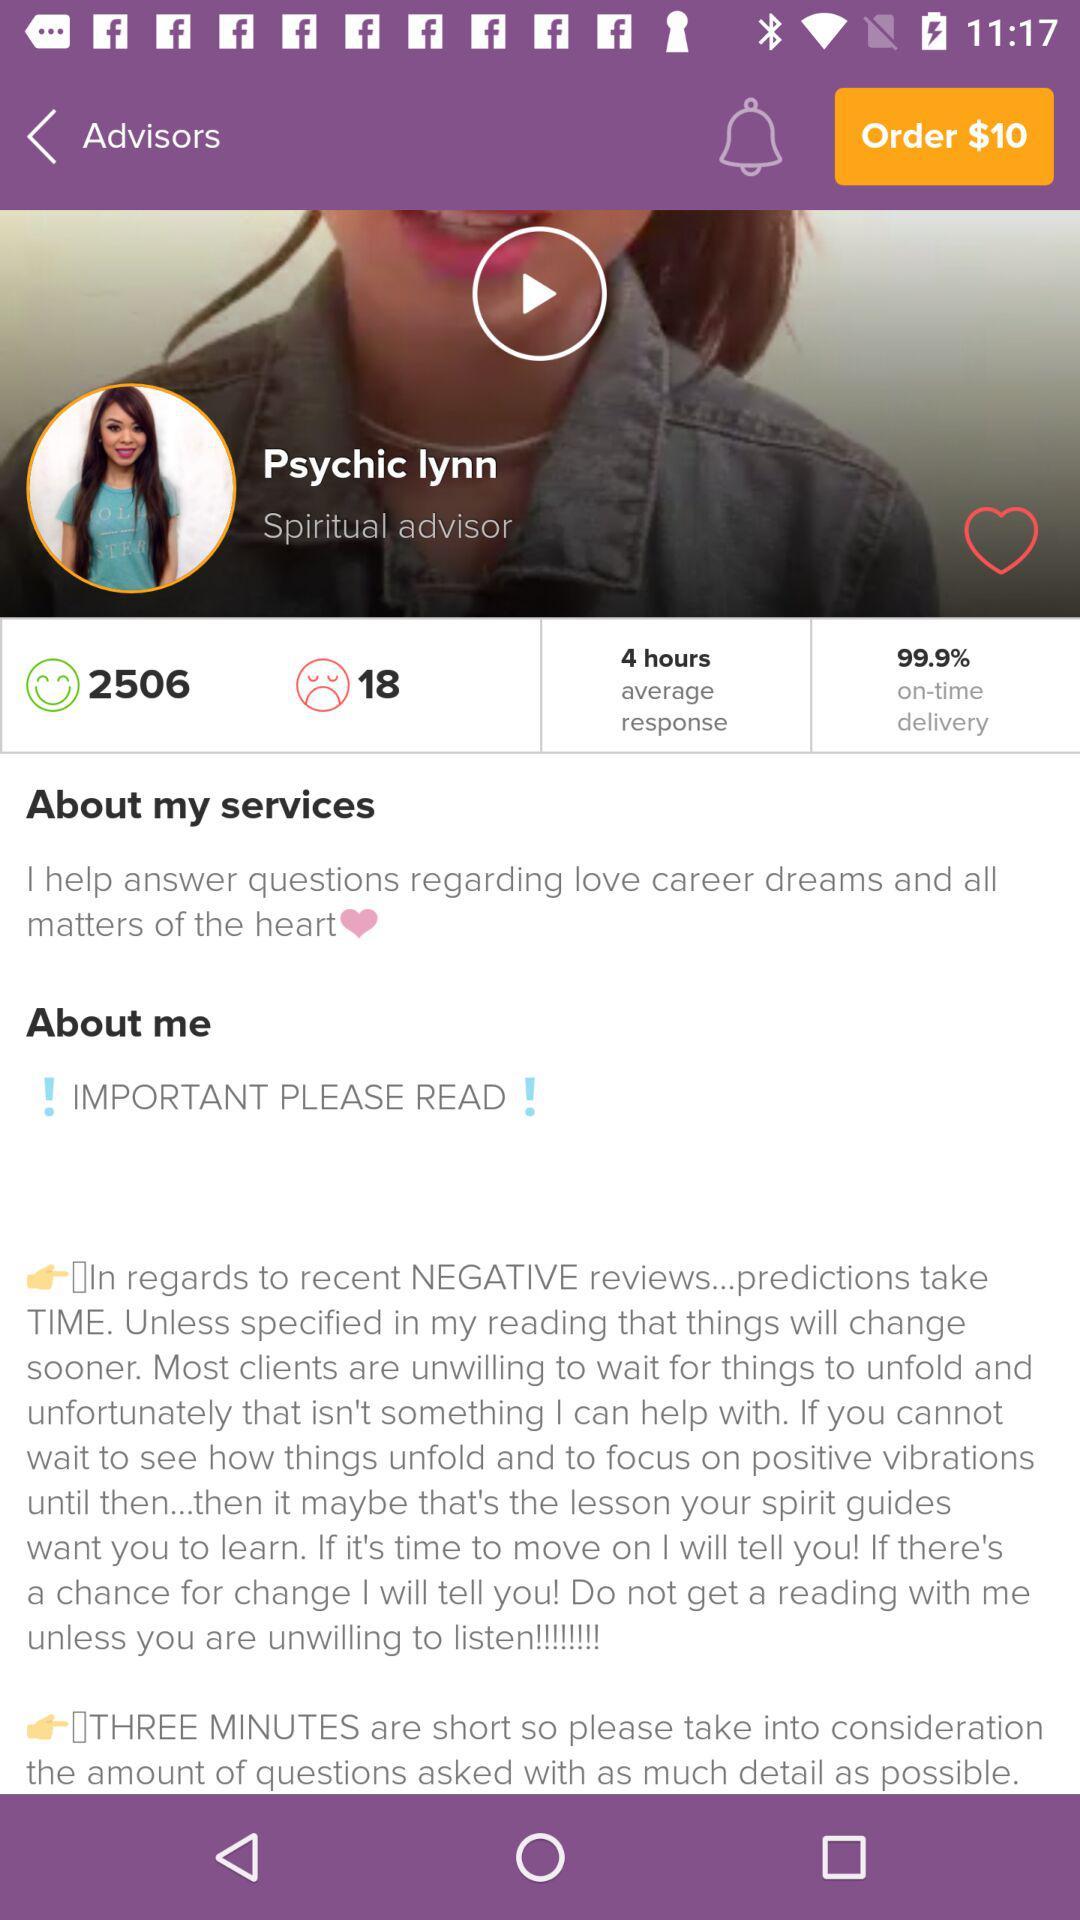 The height and width of the screenshot is (1920, 1080). I want to click on this page, so click(1001, 540).